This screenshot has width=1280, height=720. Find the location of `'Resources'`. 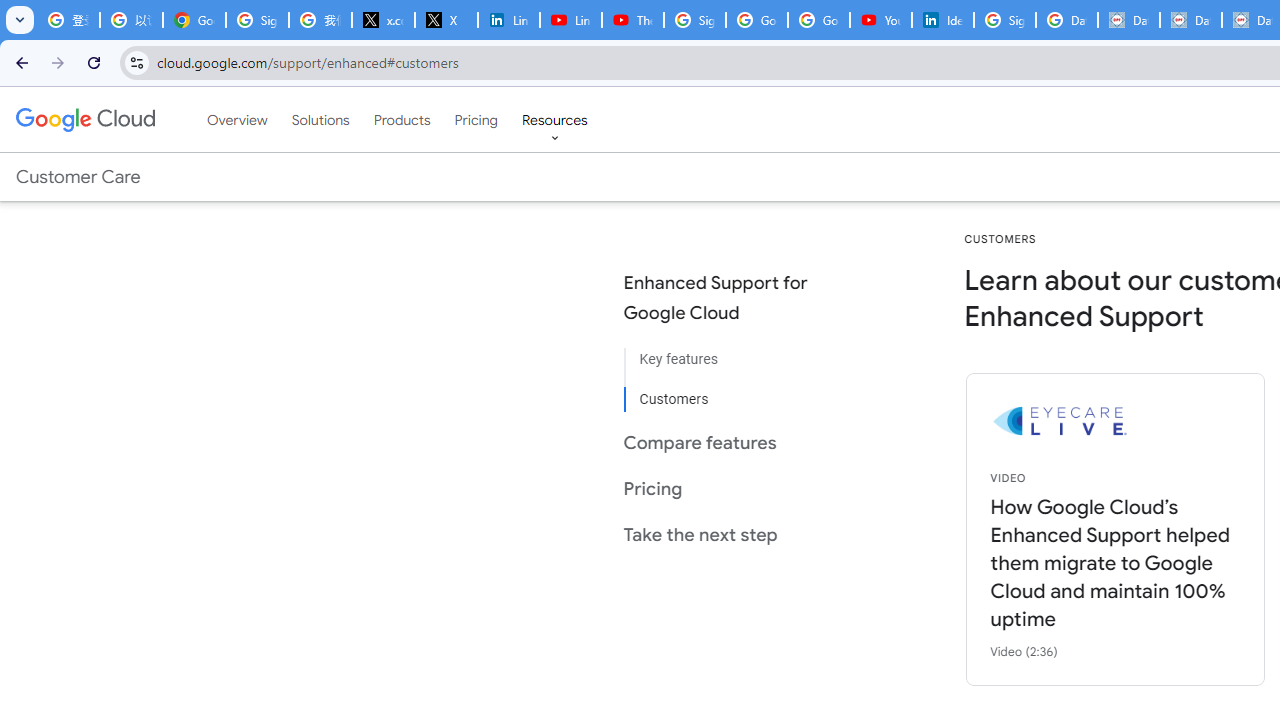

'Resources' is located at coordinates (554, 119).